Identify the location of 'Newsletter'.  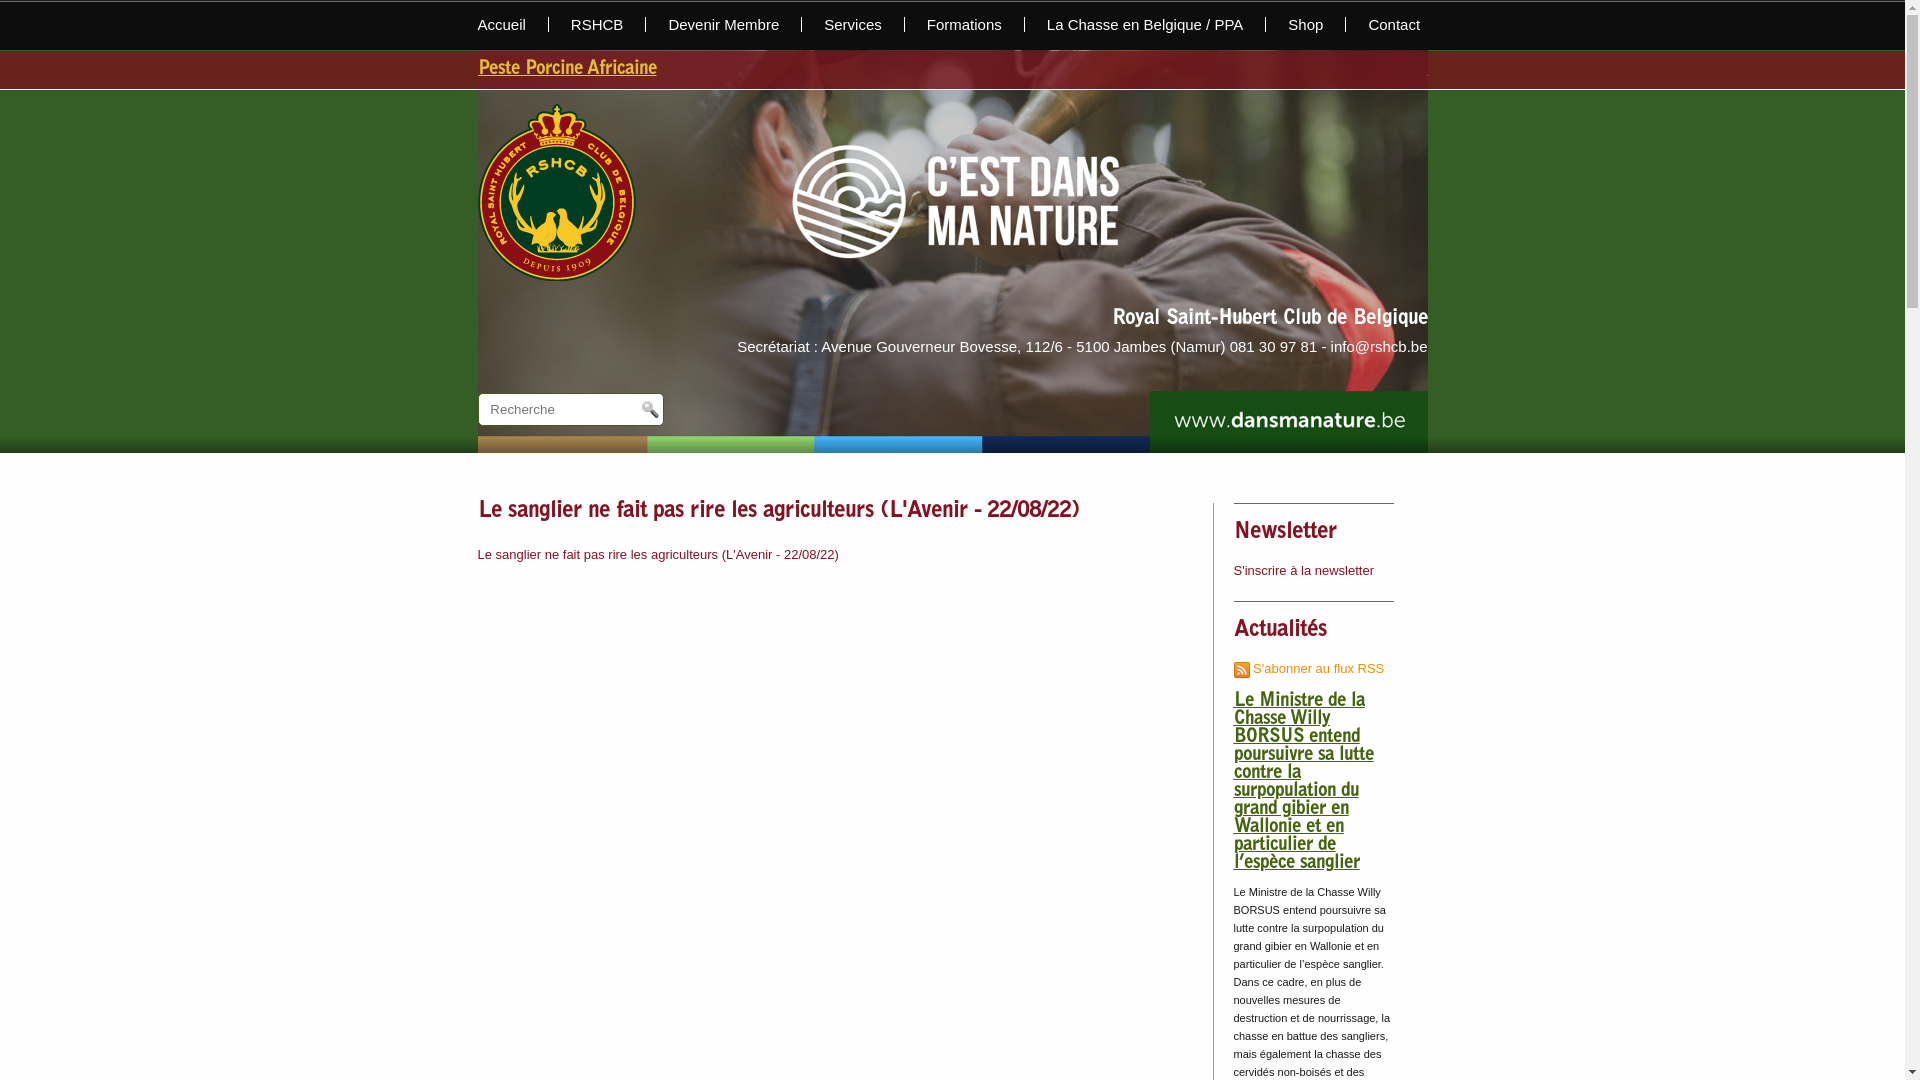
(1285, 531).